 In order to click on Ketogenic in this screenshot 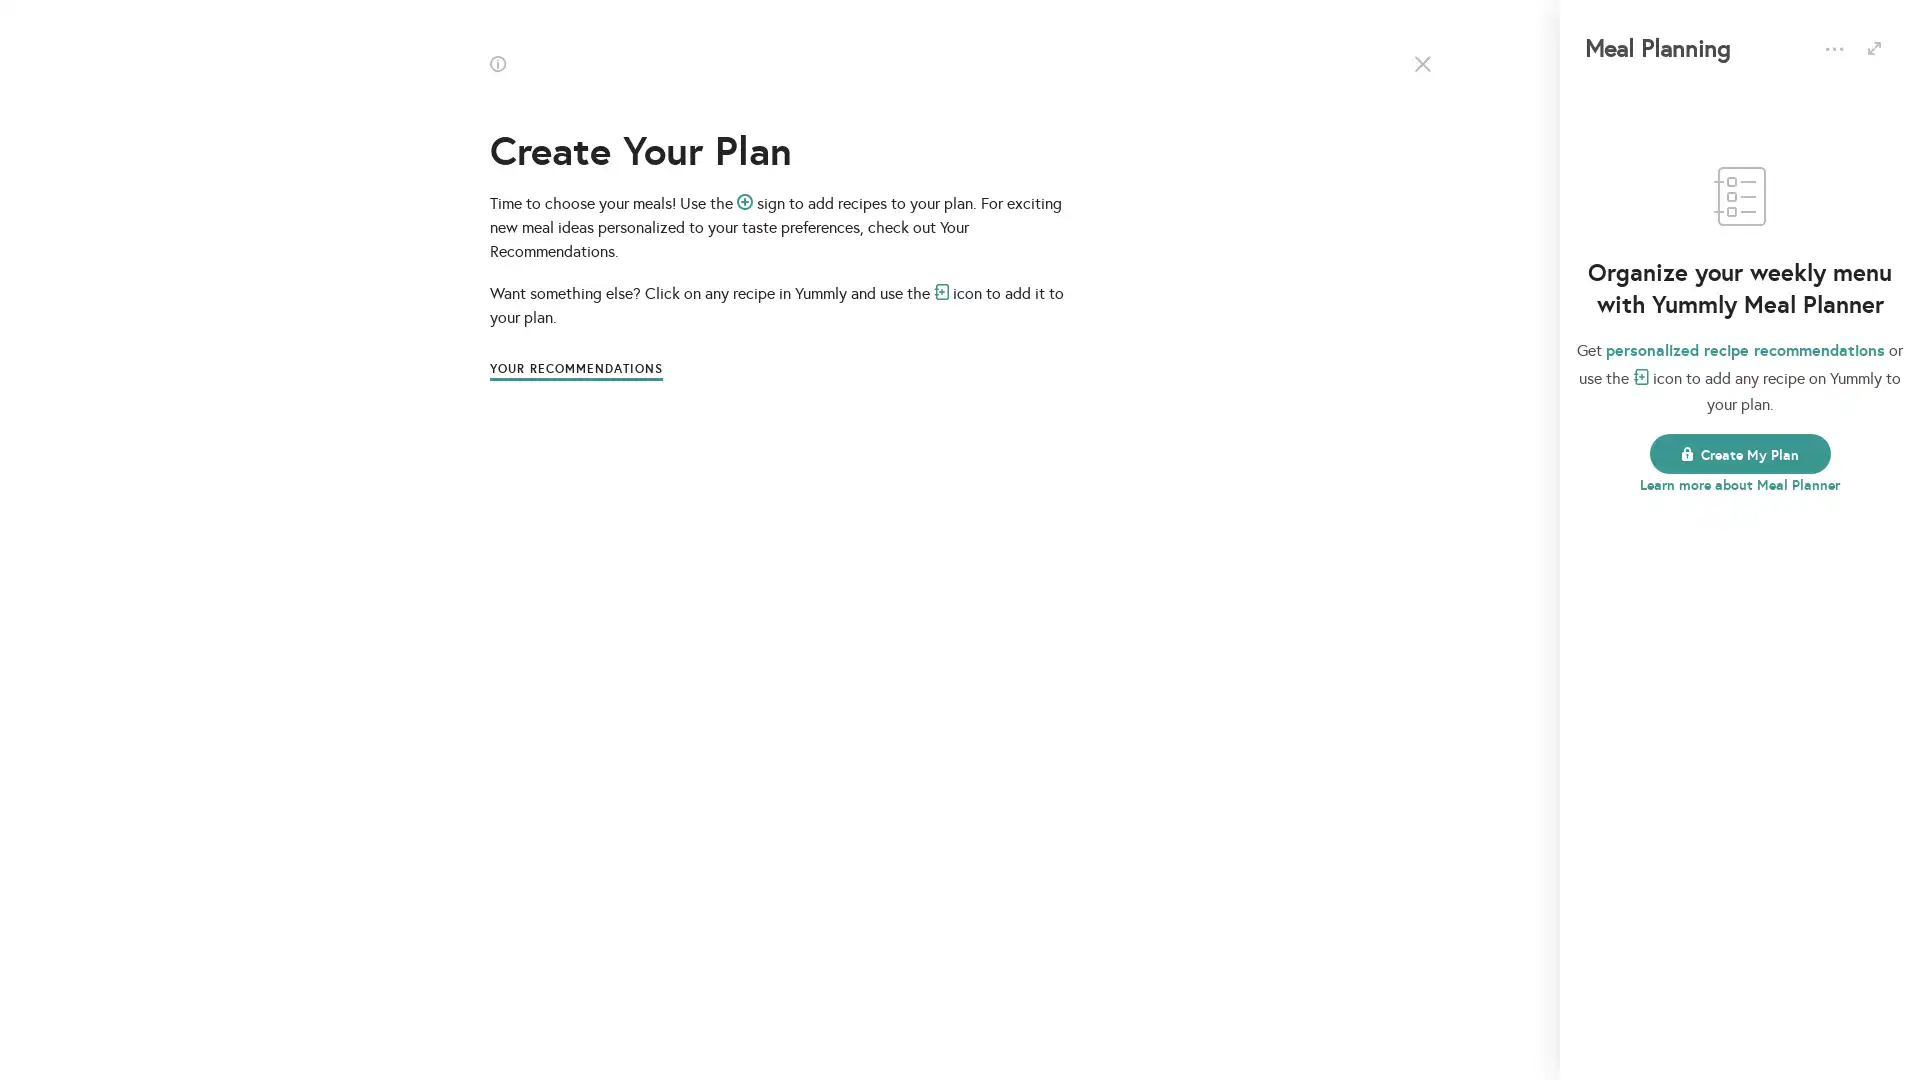, I will do `click(680, 411)`.